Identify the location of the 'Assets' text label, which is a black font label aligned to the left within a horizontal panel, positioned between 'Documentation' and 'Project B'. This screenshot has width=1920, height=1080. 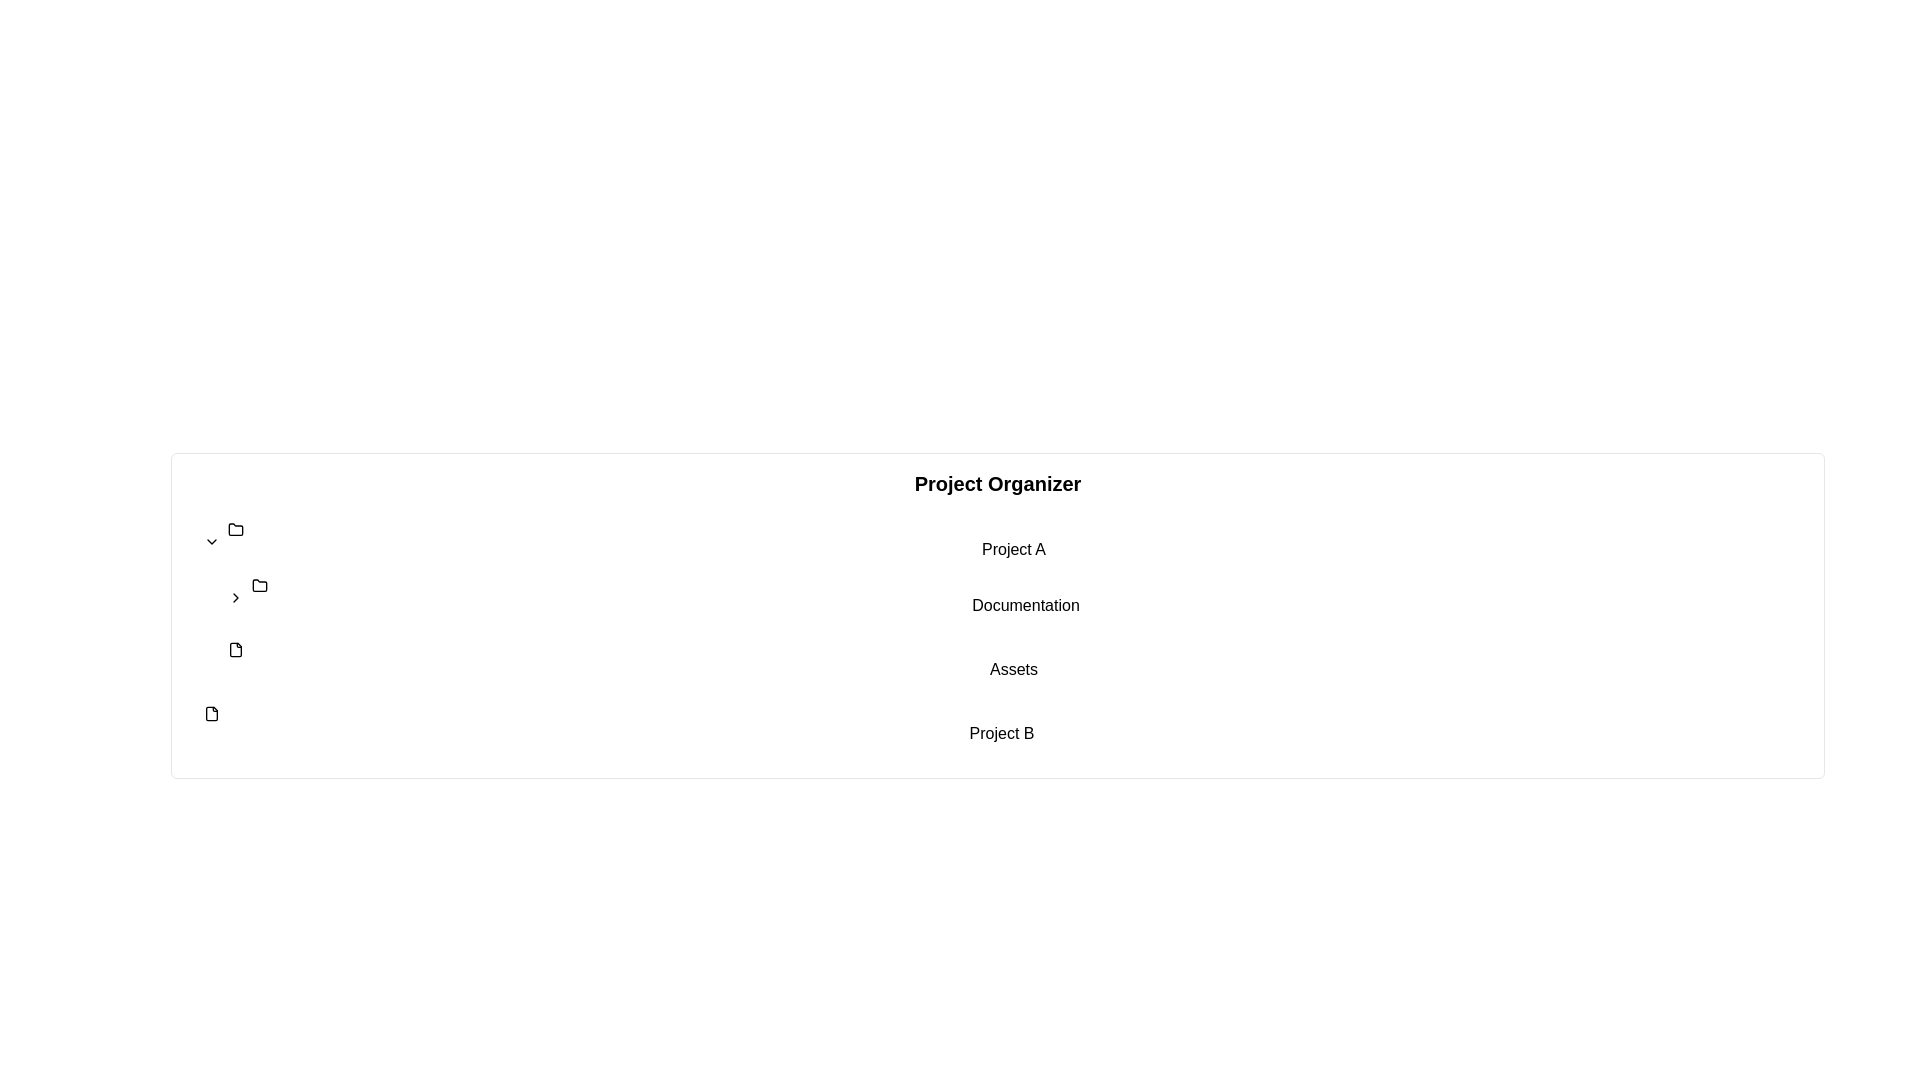
(1013, 662).